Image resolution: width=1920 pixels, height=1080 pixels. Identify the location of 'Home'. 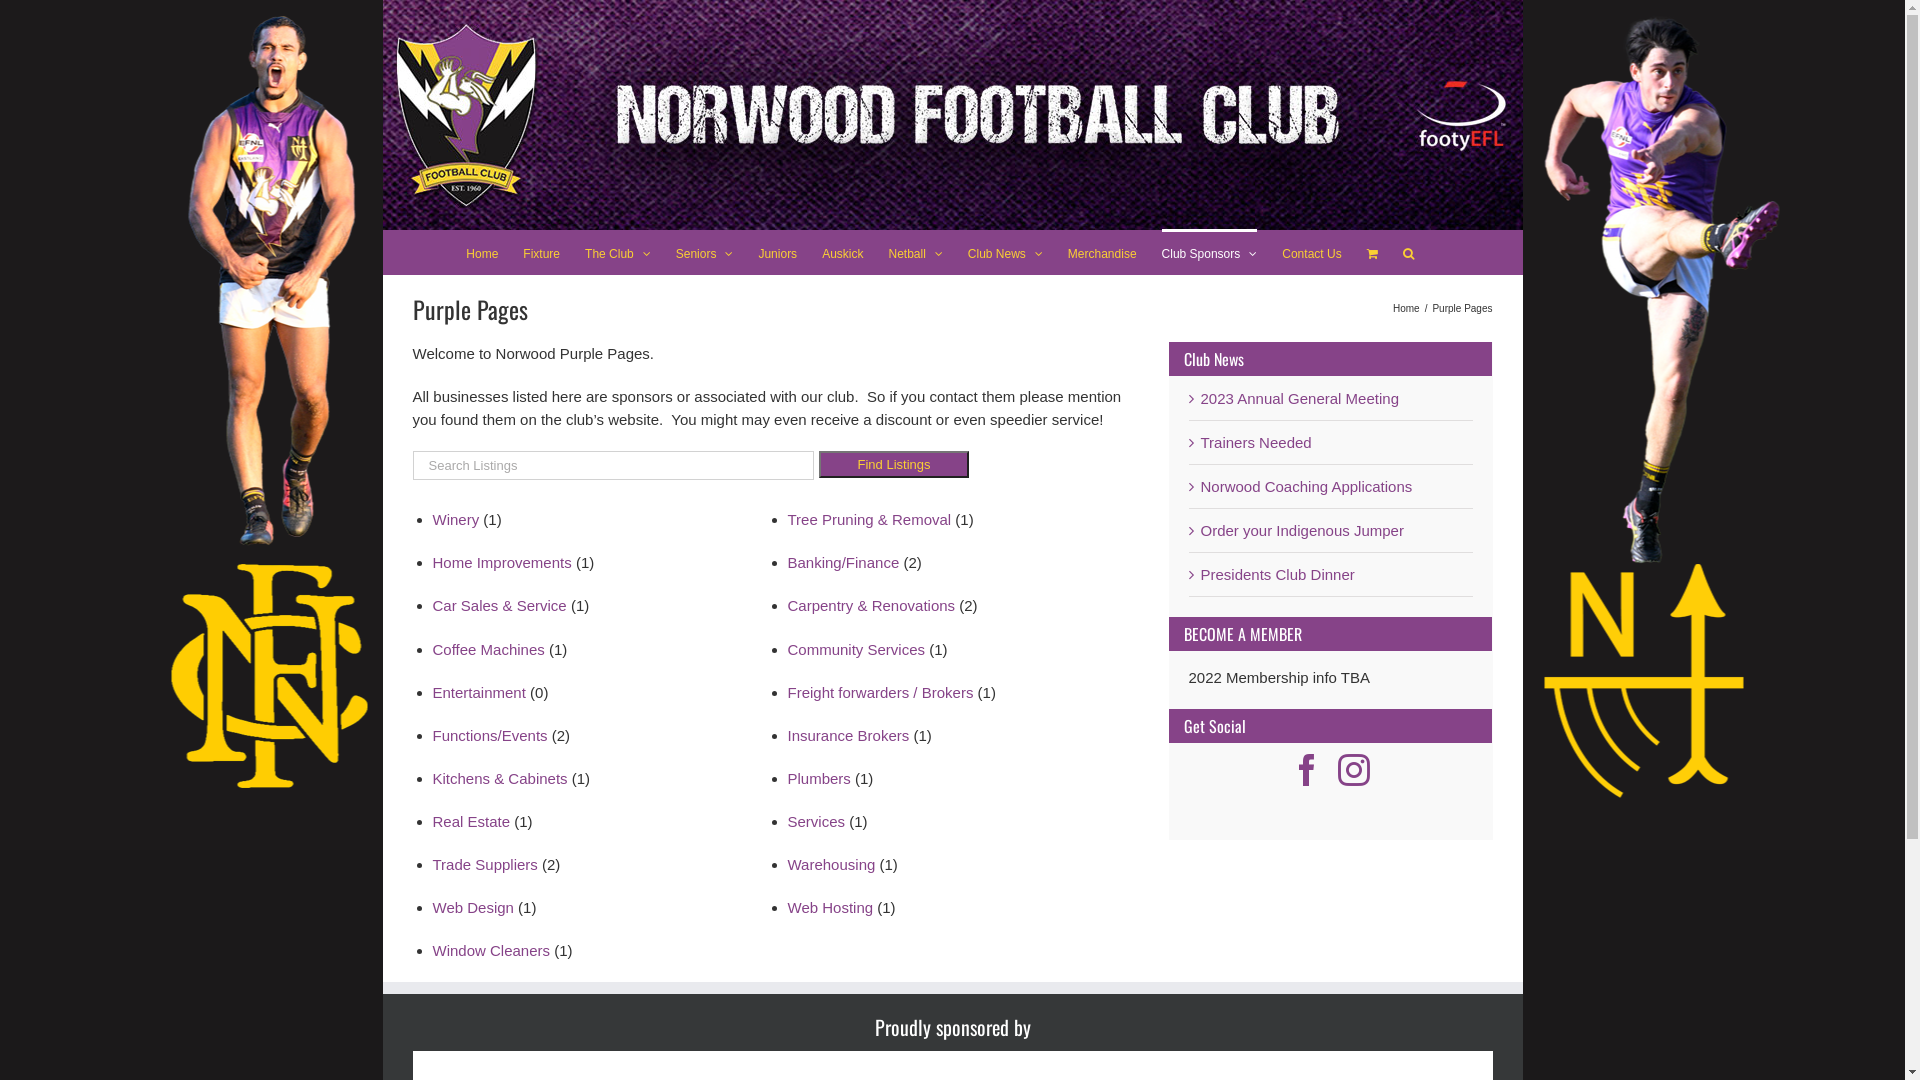
(464, 250).